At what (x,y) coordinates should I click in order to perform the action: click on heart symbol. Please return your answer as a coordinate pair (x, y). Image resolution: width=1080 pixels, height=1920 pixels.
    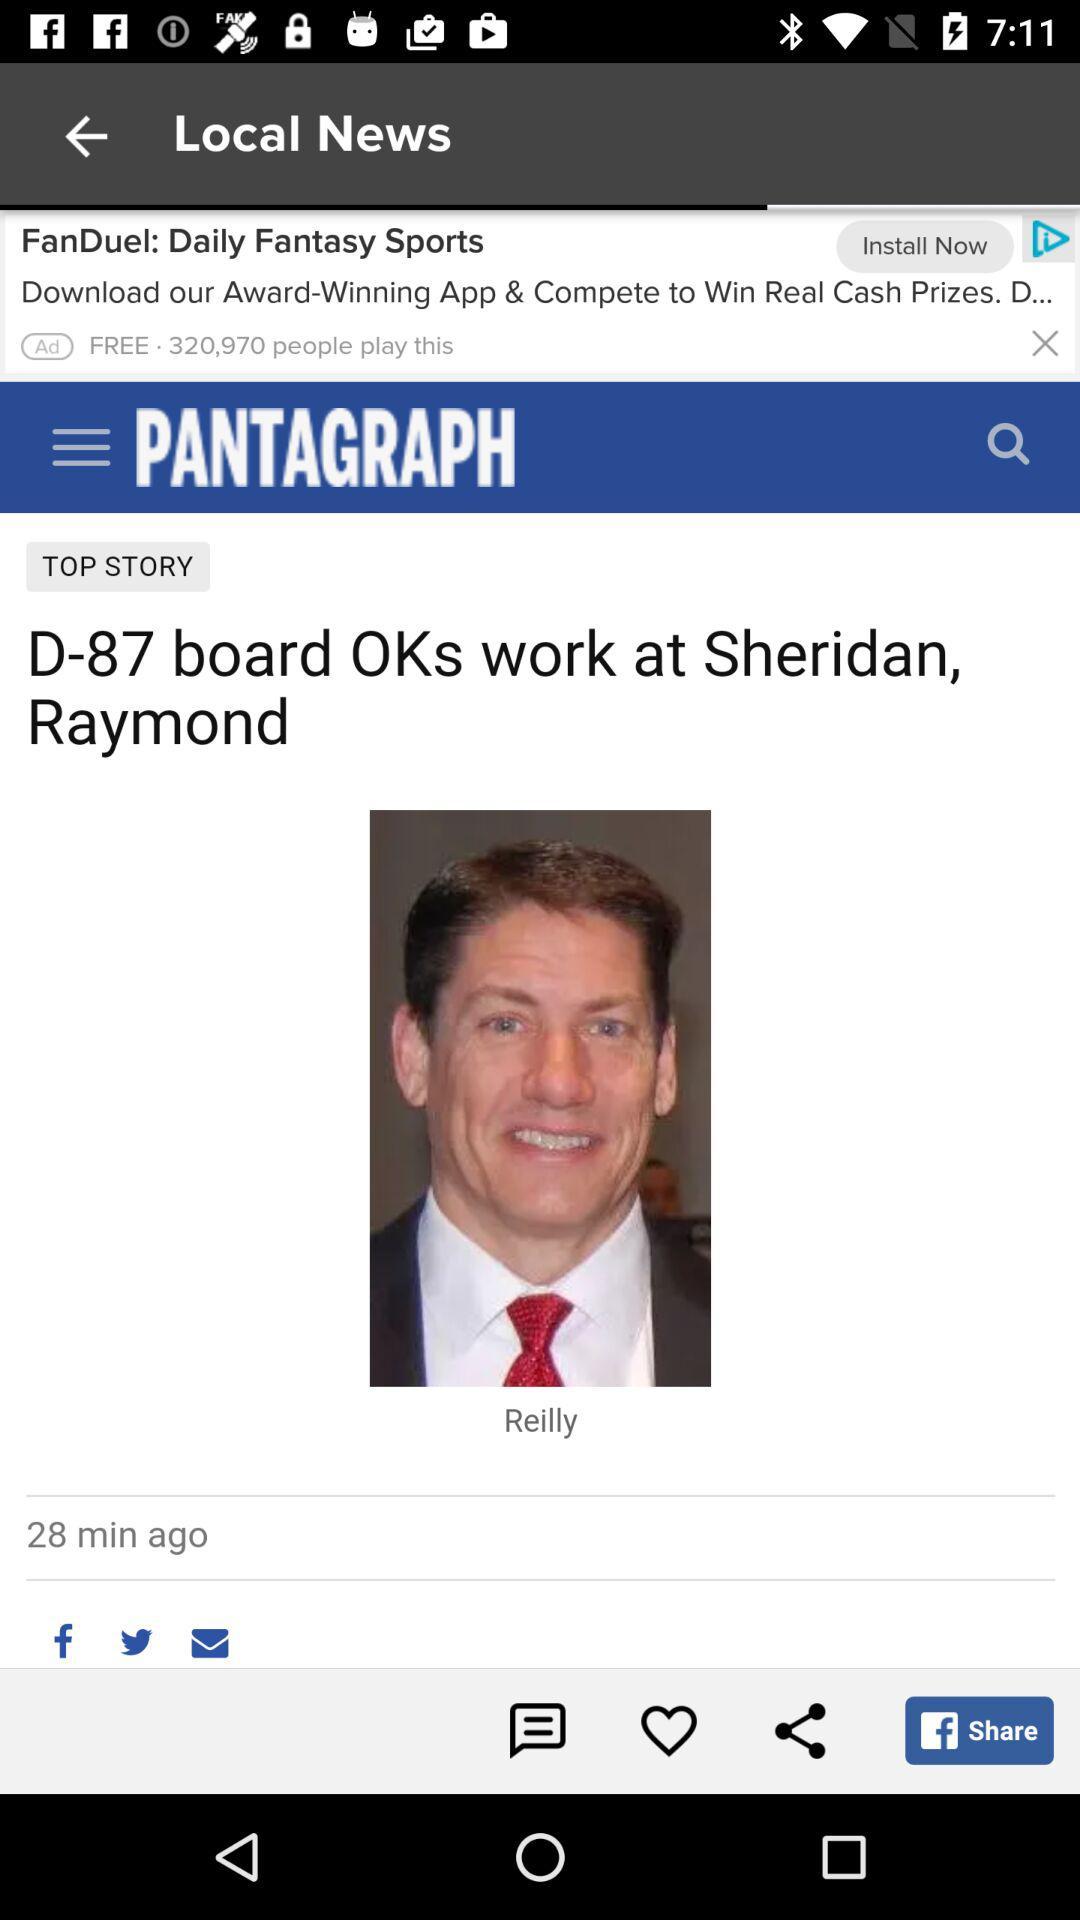
    Looking at the image, I should click on (668, 1730).